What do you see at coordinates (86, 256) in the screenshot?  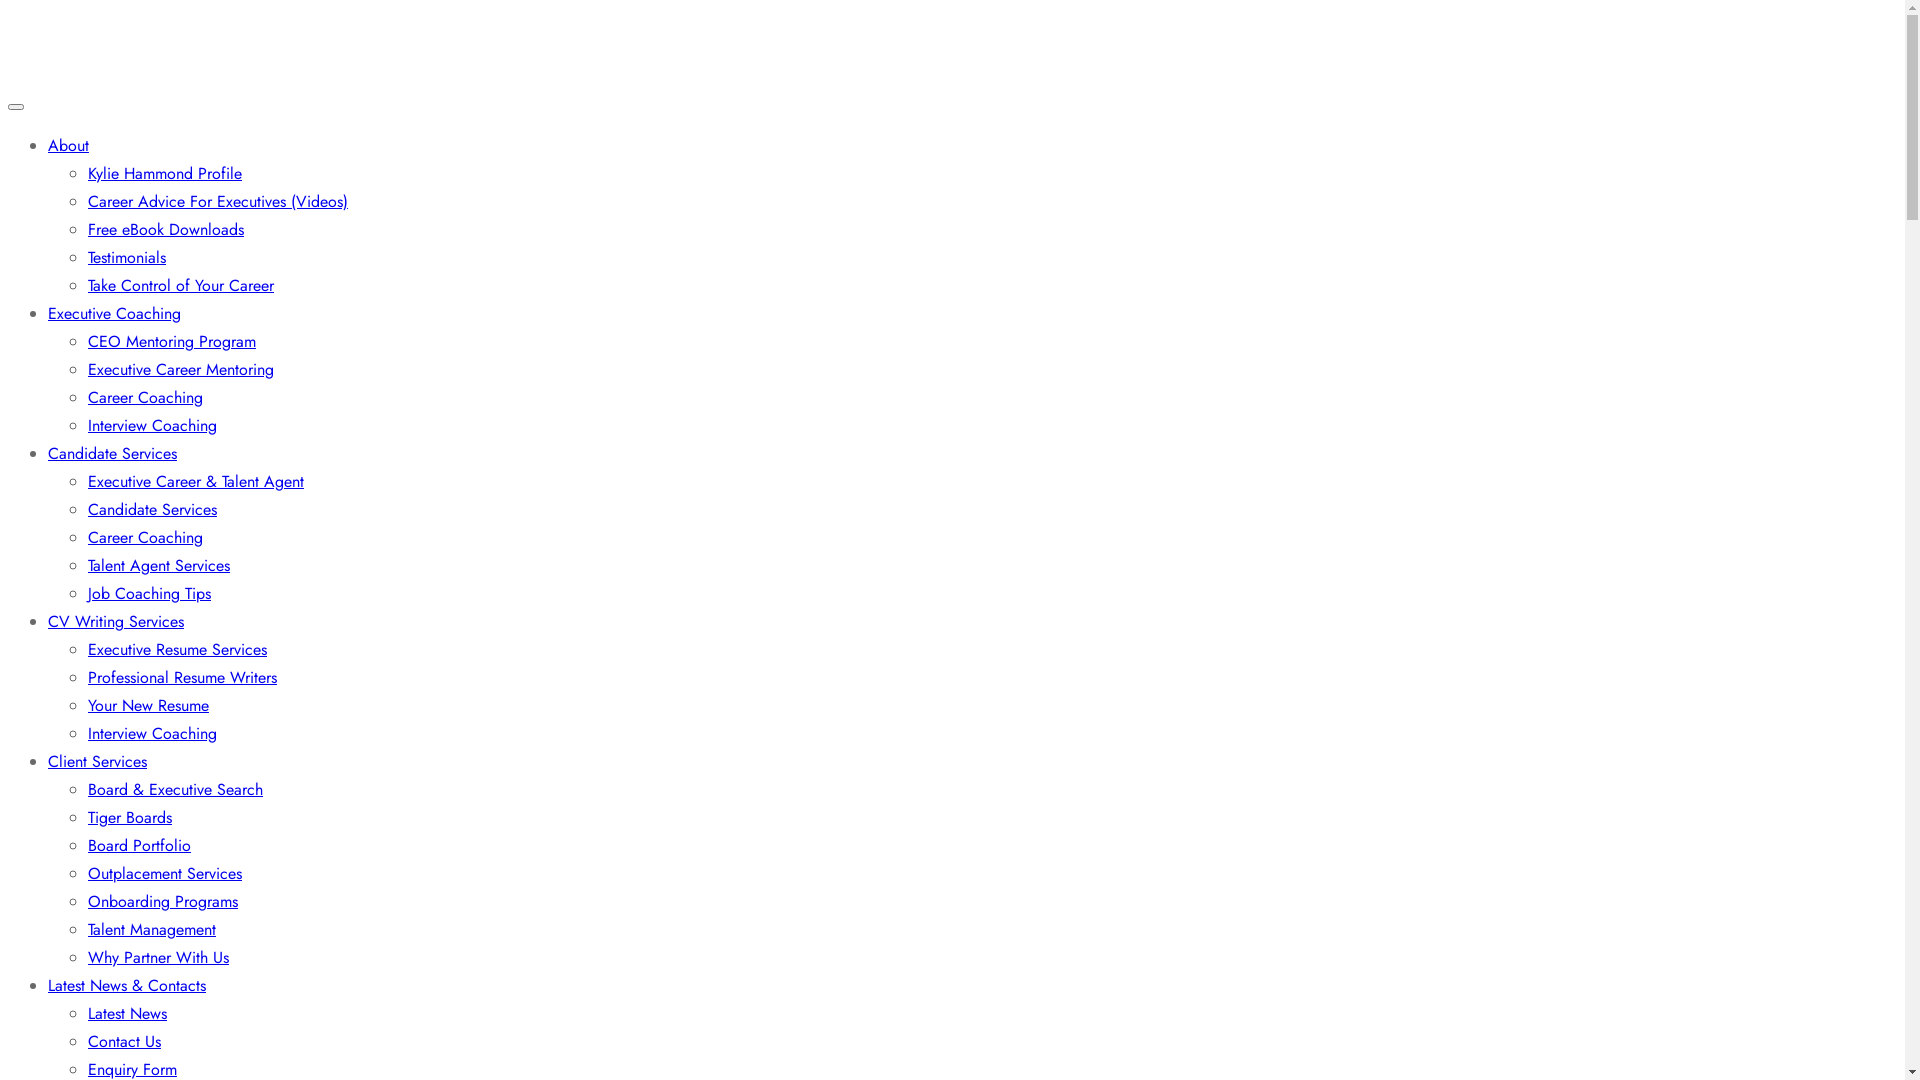 I see `'Testimonials'` at bounding box center [86, 256].